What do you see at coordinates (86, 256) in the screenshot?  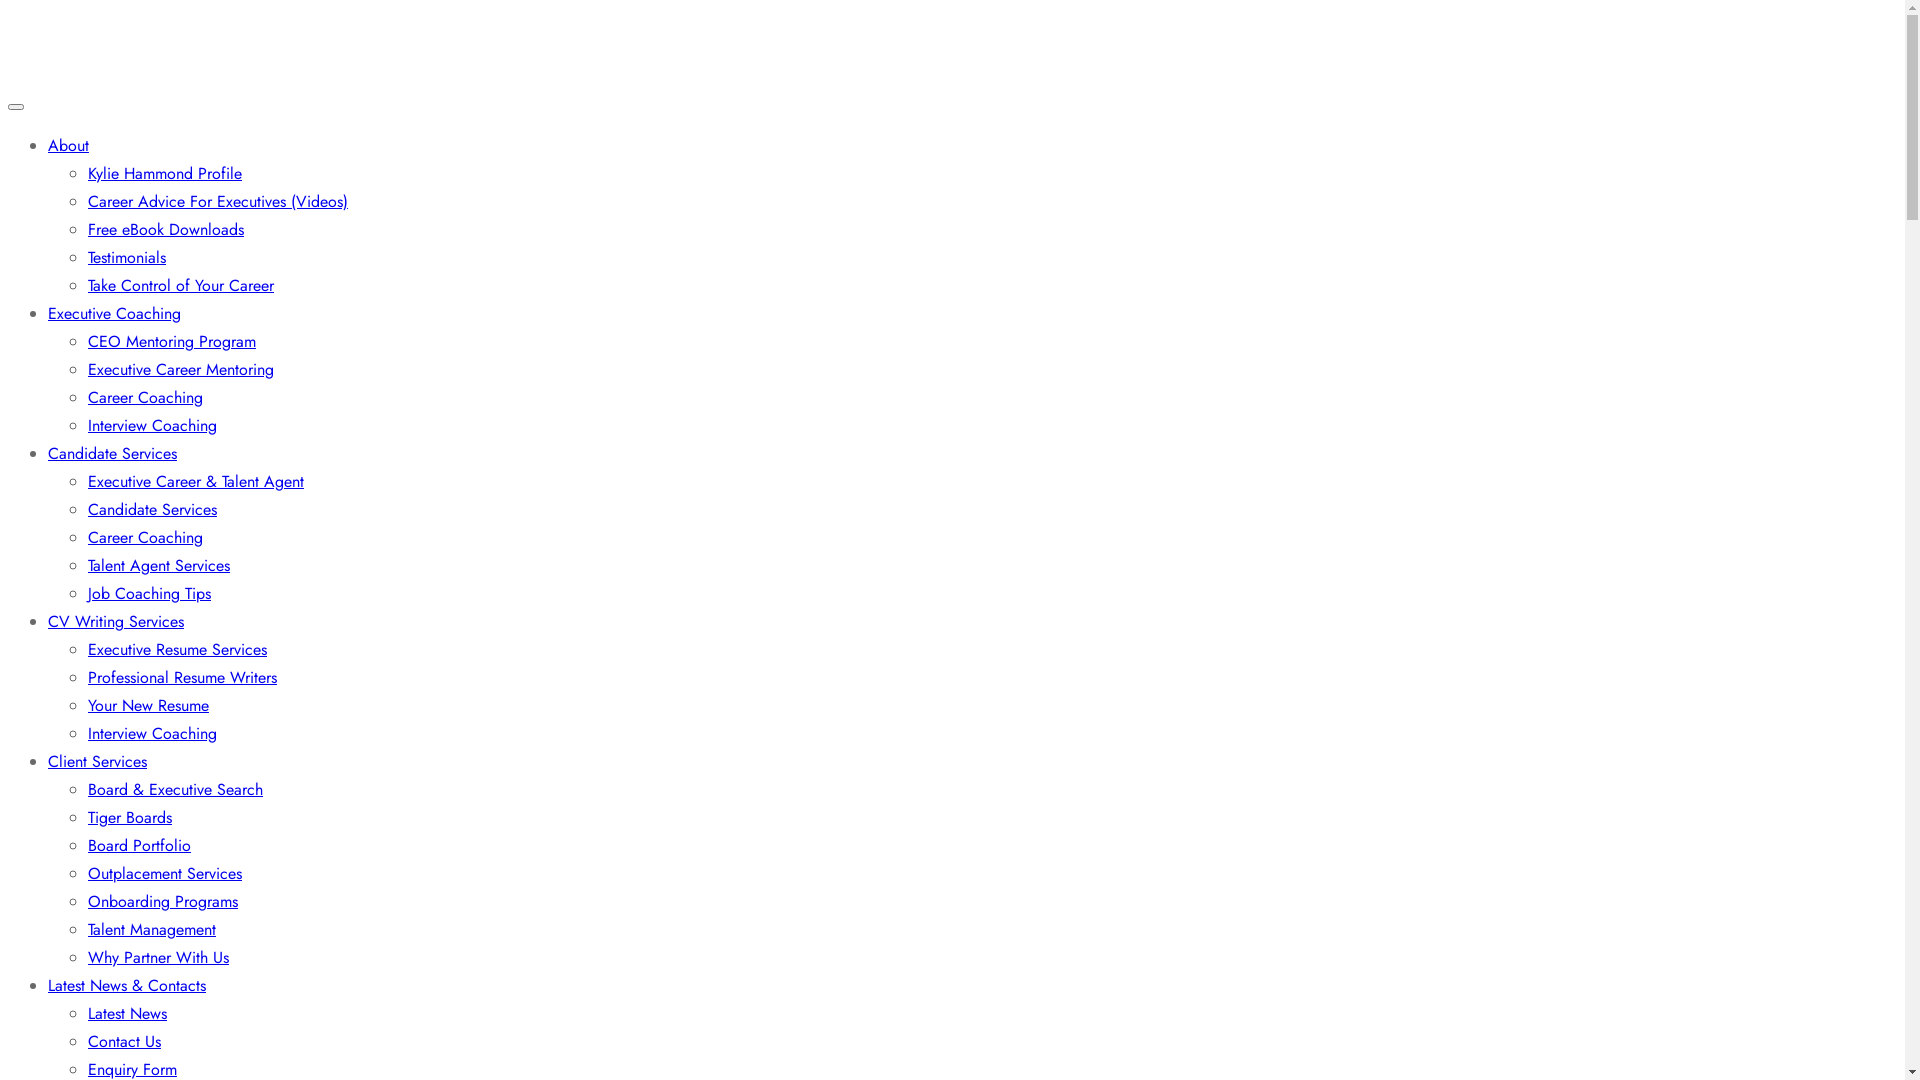 I see `'Testimonials'` at bounding box center [86, 256].